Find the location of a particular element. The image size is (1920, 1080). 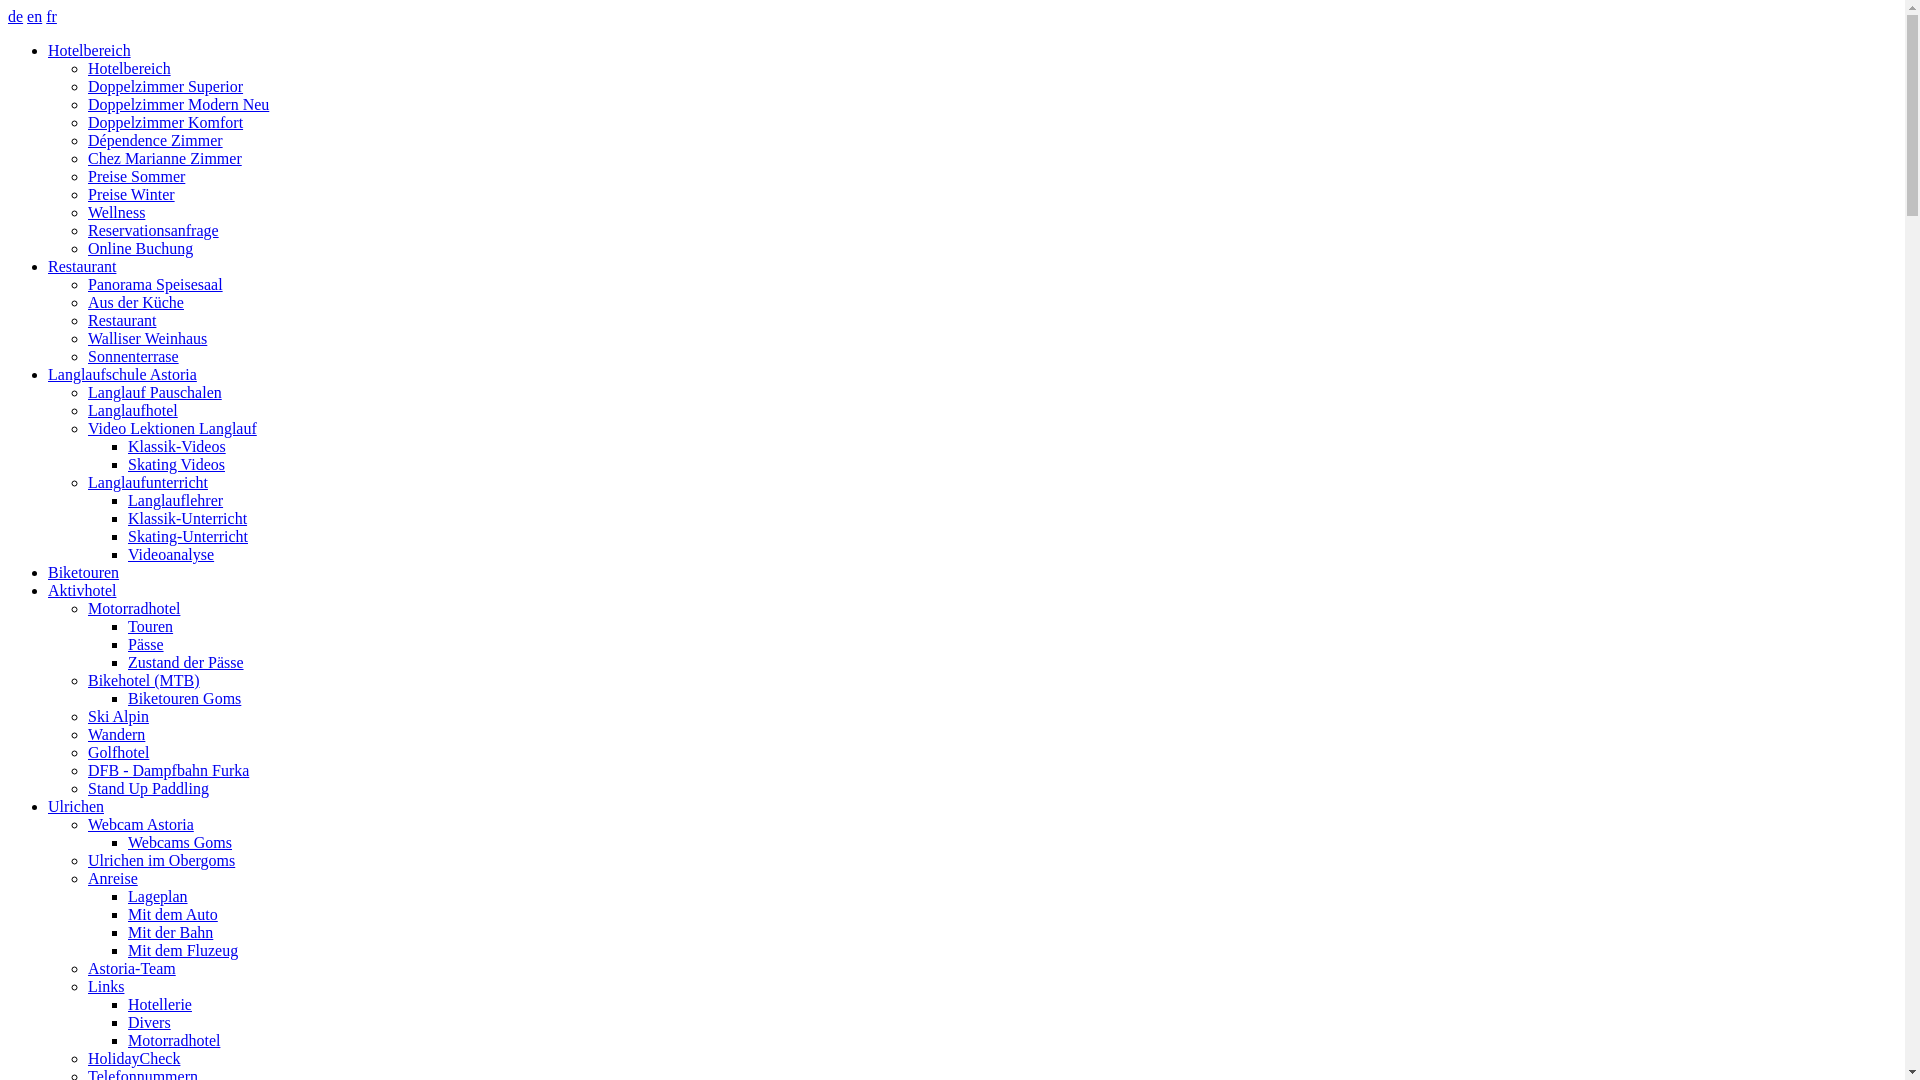

'Ulrichen im Obergoms' is located at coordinates (86, 859).